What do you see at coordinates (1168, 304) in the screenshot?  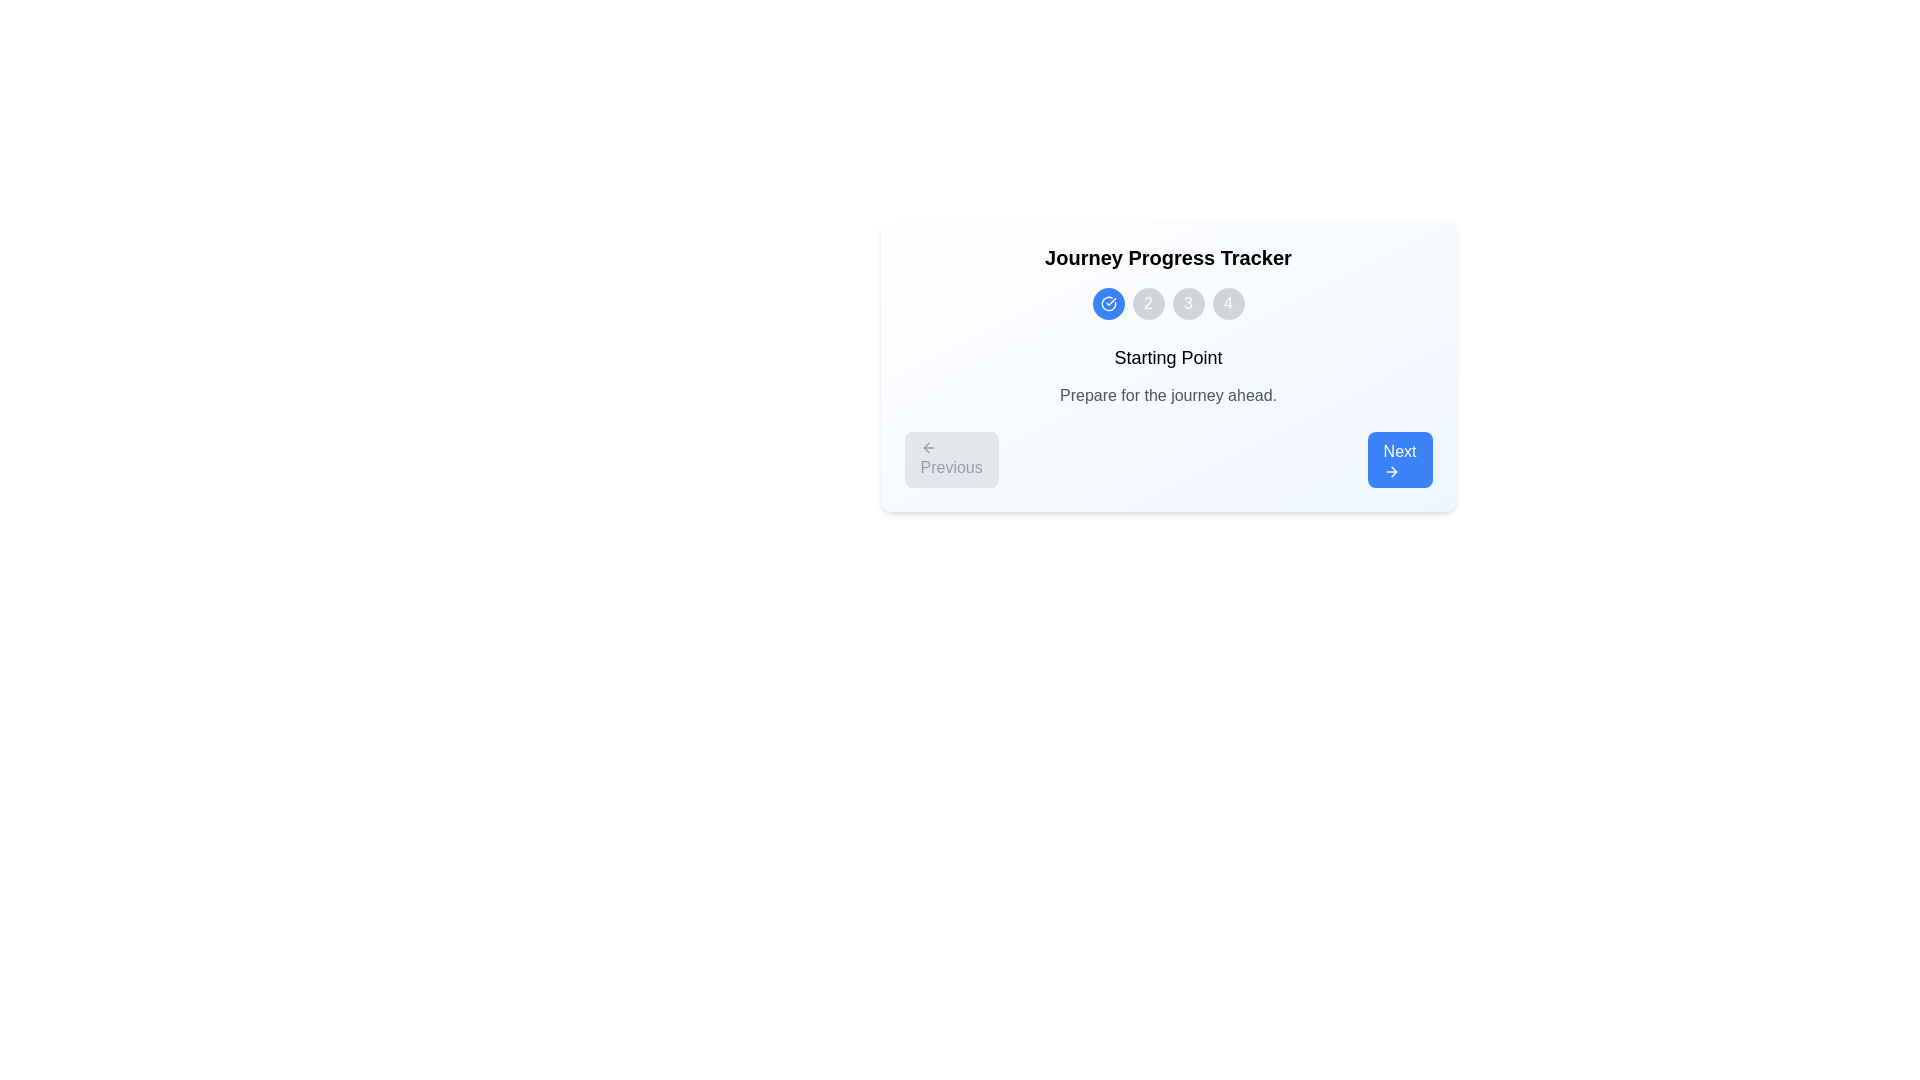 I see `a circle in the Progress indicator with step circles` at bounding box center [1168, 304].